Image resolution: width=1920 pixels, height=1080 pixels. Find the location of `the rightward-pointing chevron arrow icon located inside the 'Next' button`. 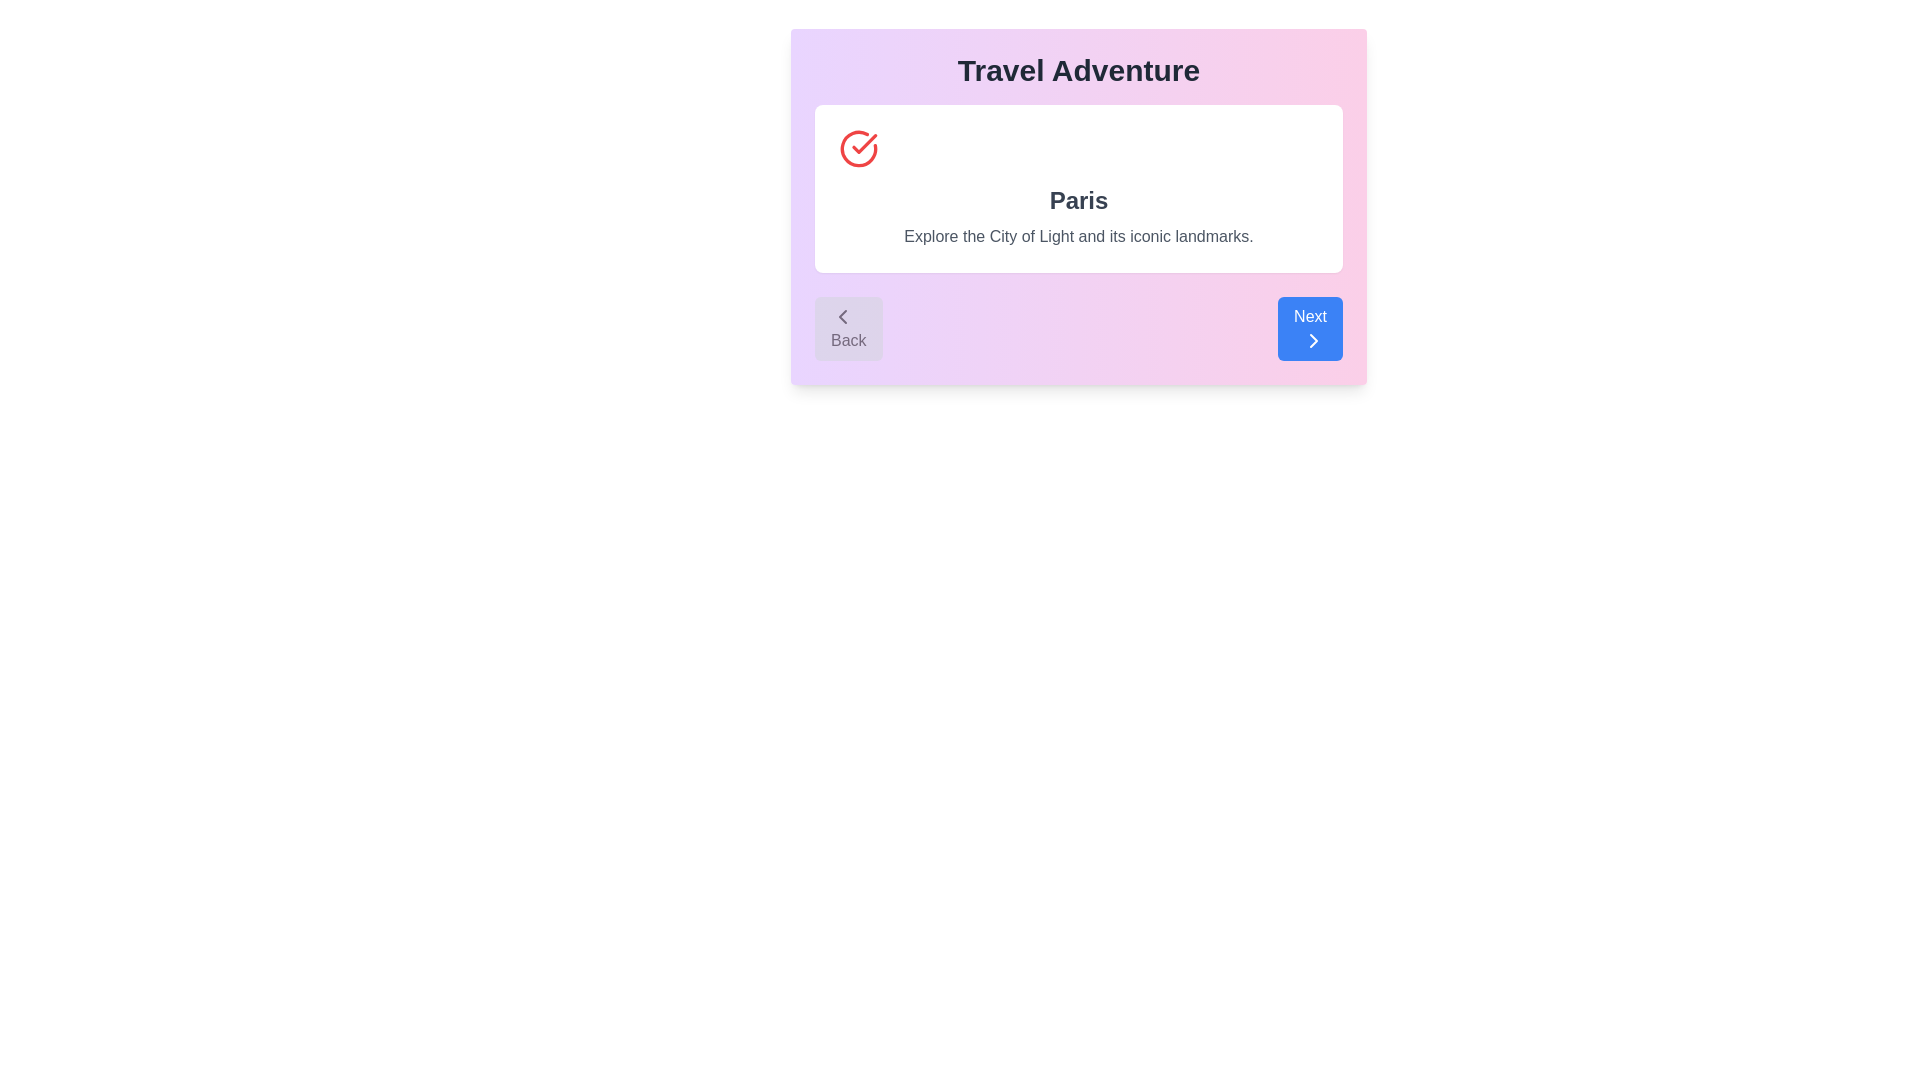

the rightward-pointing chevron arrow icon located inside the 'Next' button is located at coordinates (1314, 339).